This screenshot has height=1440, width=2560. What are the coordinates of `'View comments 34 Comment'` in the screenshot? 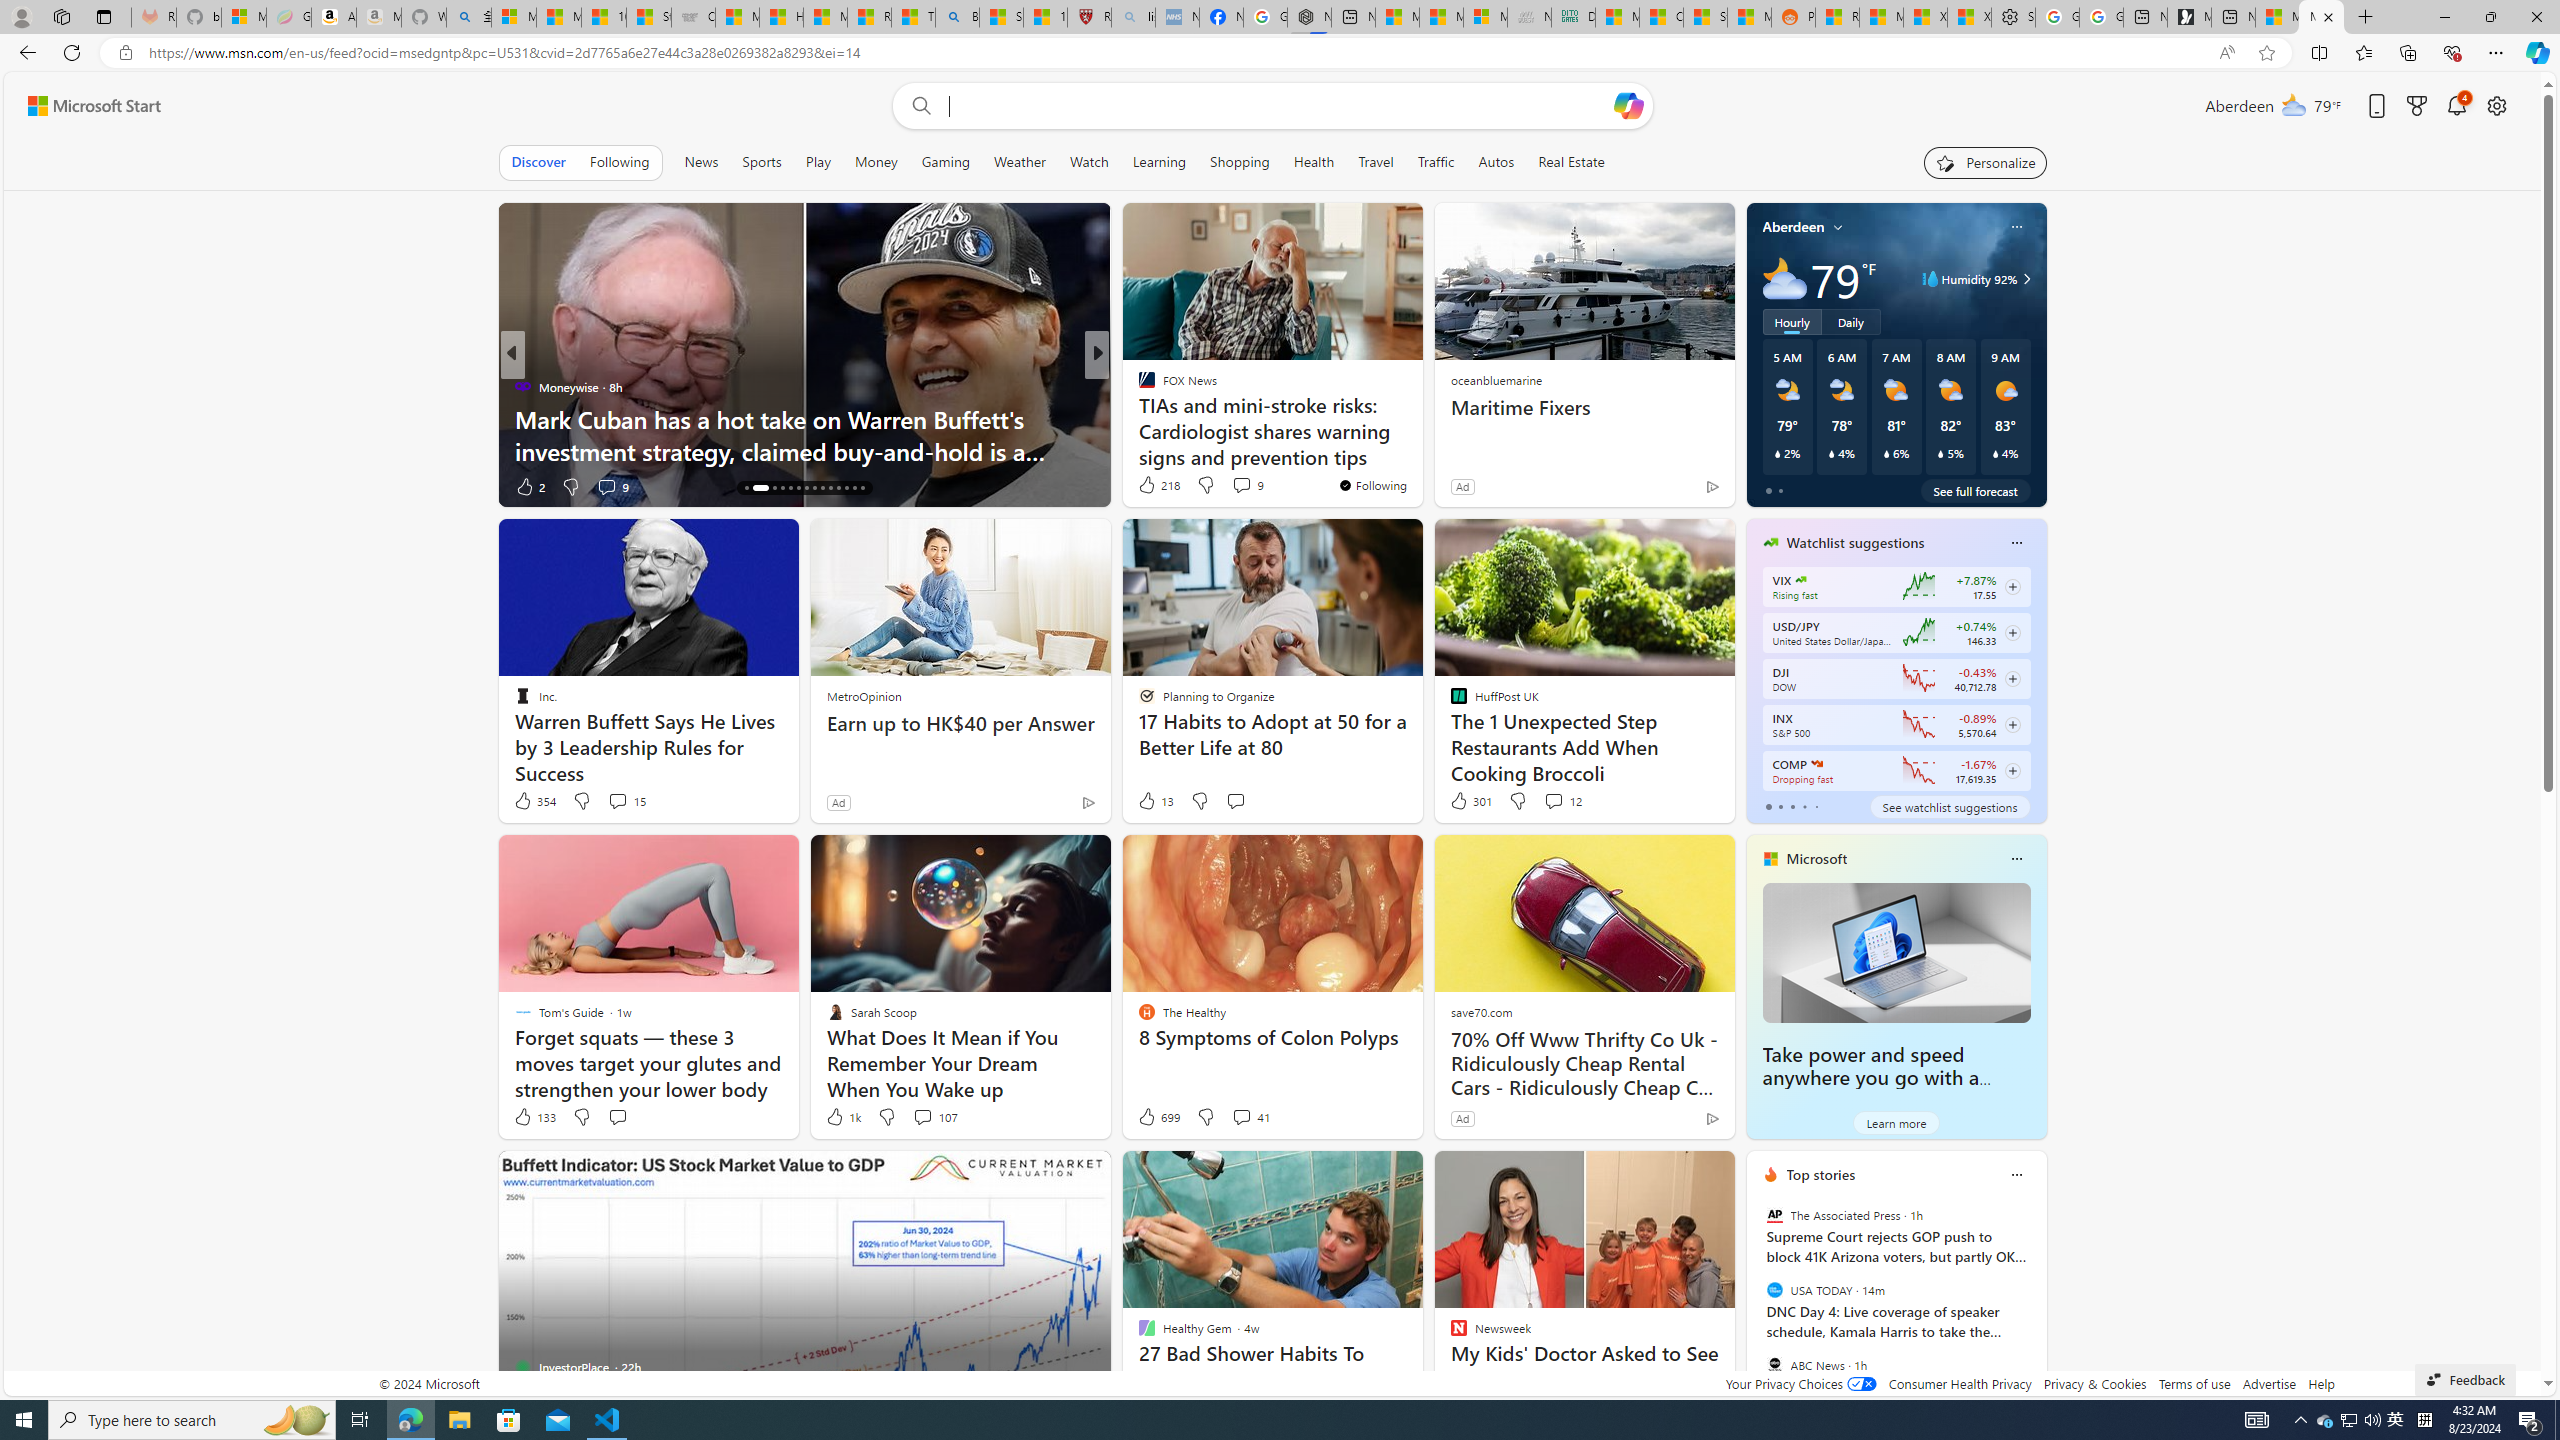 It's located at (1235, 486).